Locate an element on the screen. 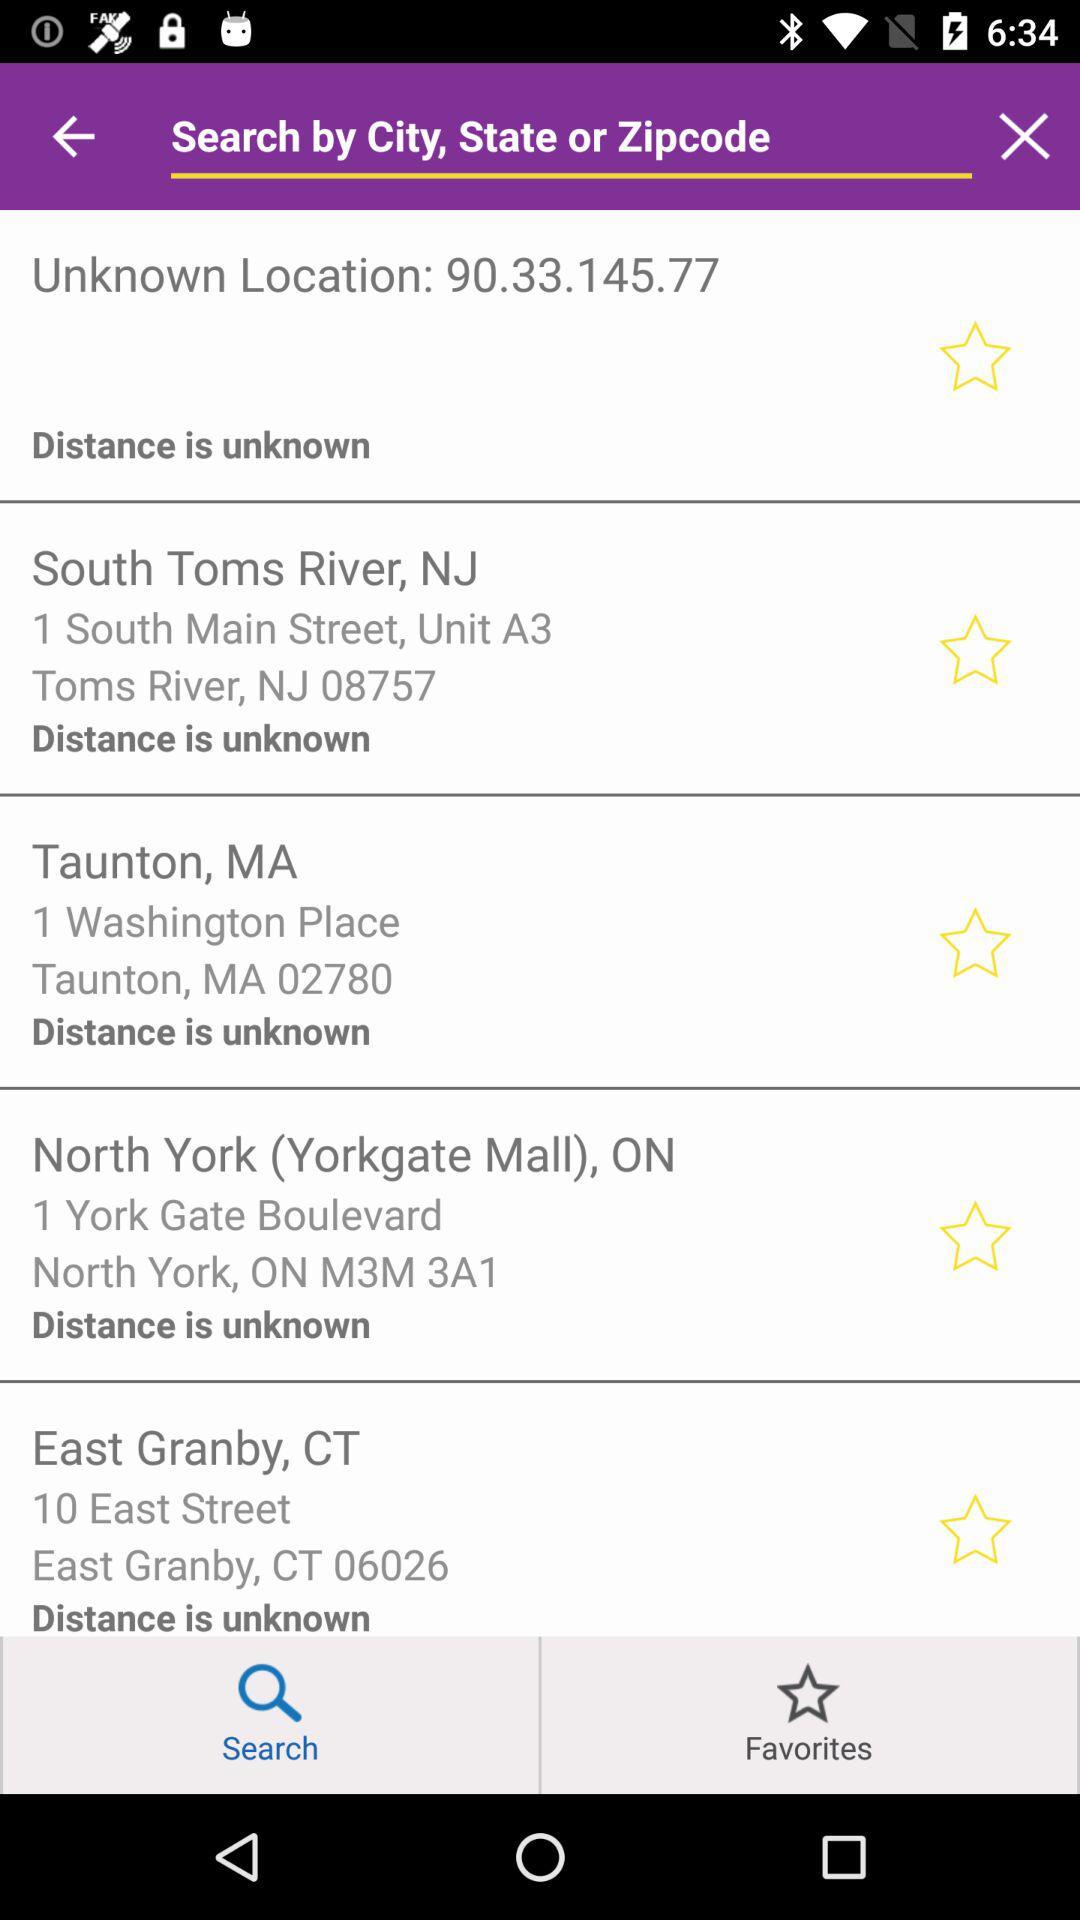 This screenshot has height=1920, width=1080. favorite is located at coordinates (973, 1233).